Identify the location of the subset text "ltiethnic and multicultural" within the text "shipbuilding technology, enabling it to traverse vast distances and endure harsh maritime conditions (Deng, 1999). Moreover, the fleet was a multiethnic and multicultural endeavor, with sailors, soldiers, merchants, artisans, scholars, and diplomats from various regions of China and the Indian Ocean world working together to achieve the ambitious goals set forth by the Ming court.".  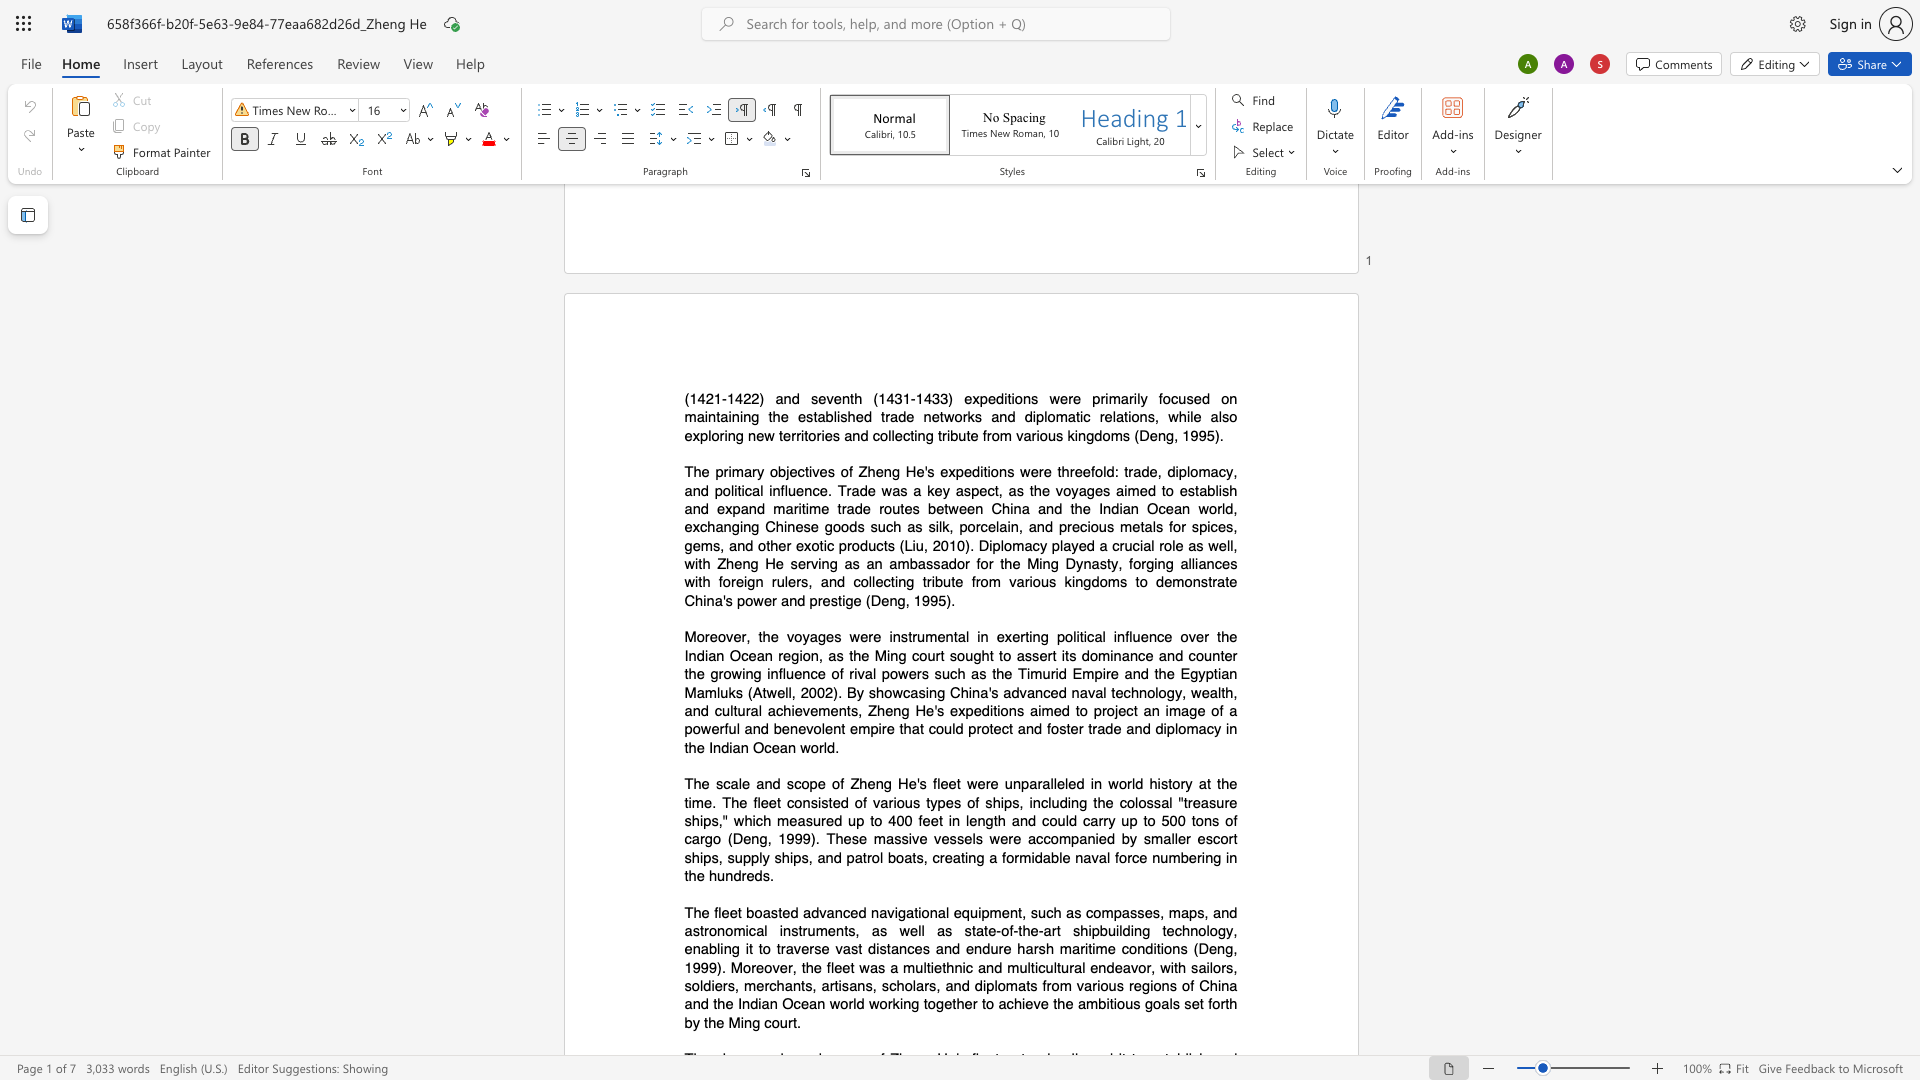
(922, 966).